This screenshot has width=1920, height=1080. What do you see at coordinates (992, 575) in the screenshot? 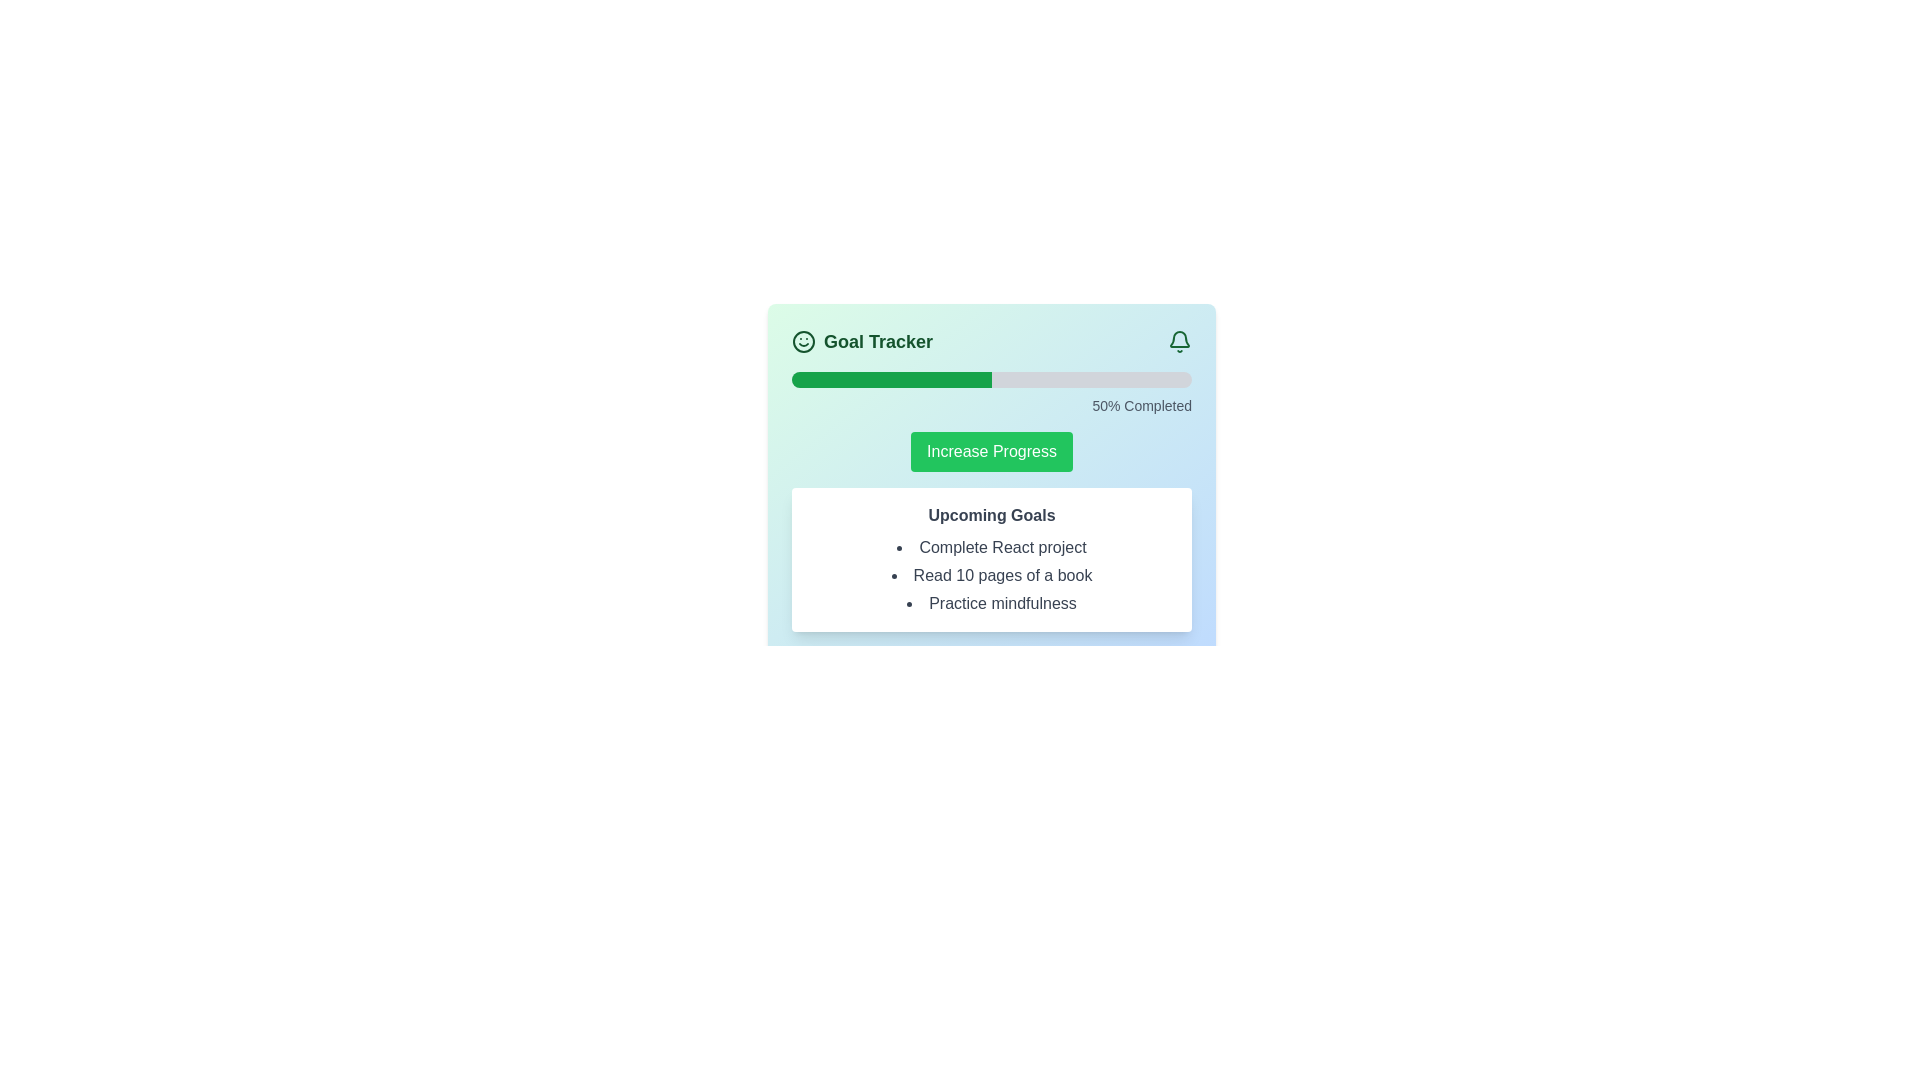
I see `the unordered list element that contains the items 'Complete React project,' 'Read 10 pages of a book,' and 'Practice mindfulness' within the 'Upcoming Goals' section` at bounding box center [992, 575].